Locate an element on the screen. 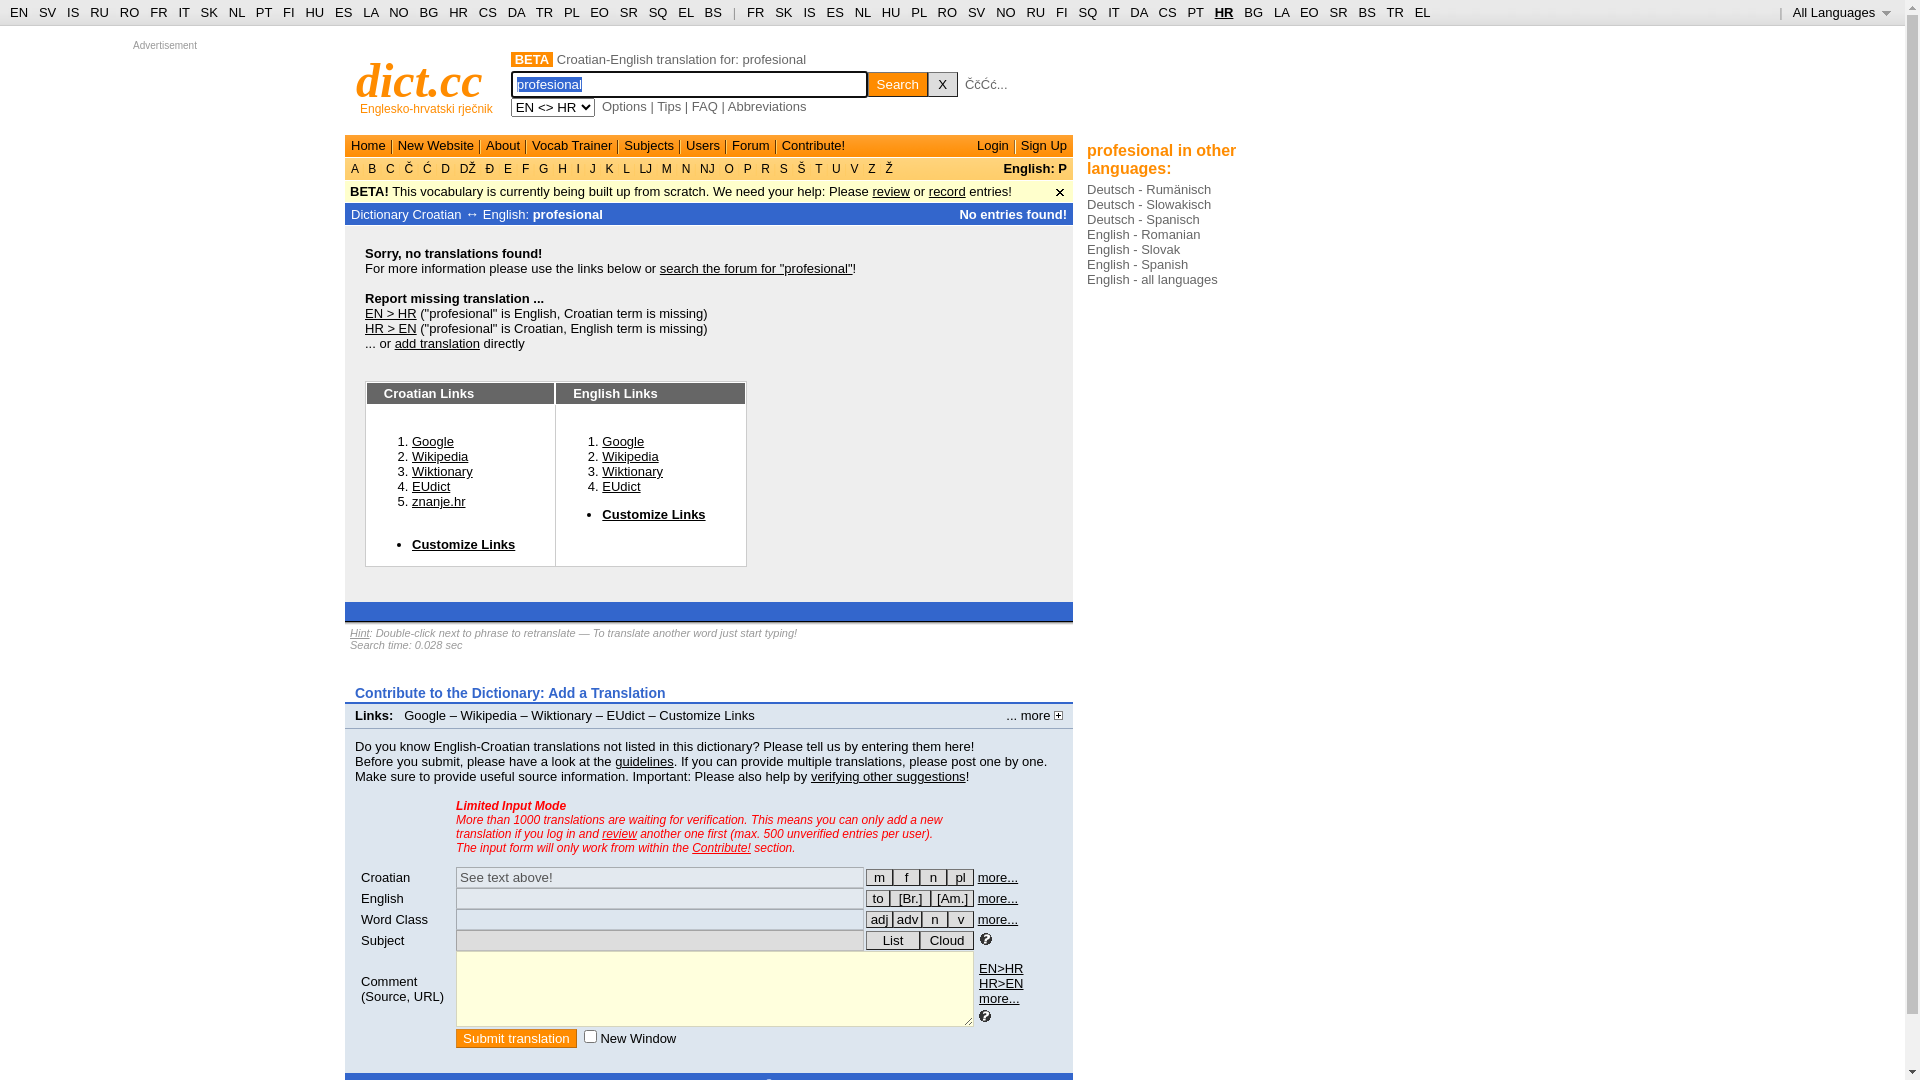 Image resolution: width=1920 pixels, height=1080 pixels. 'Contribute!' is located at coordinates (720, 848).